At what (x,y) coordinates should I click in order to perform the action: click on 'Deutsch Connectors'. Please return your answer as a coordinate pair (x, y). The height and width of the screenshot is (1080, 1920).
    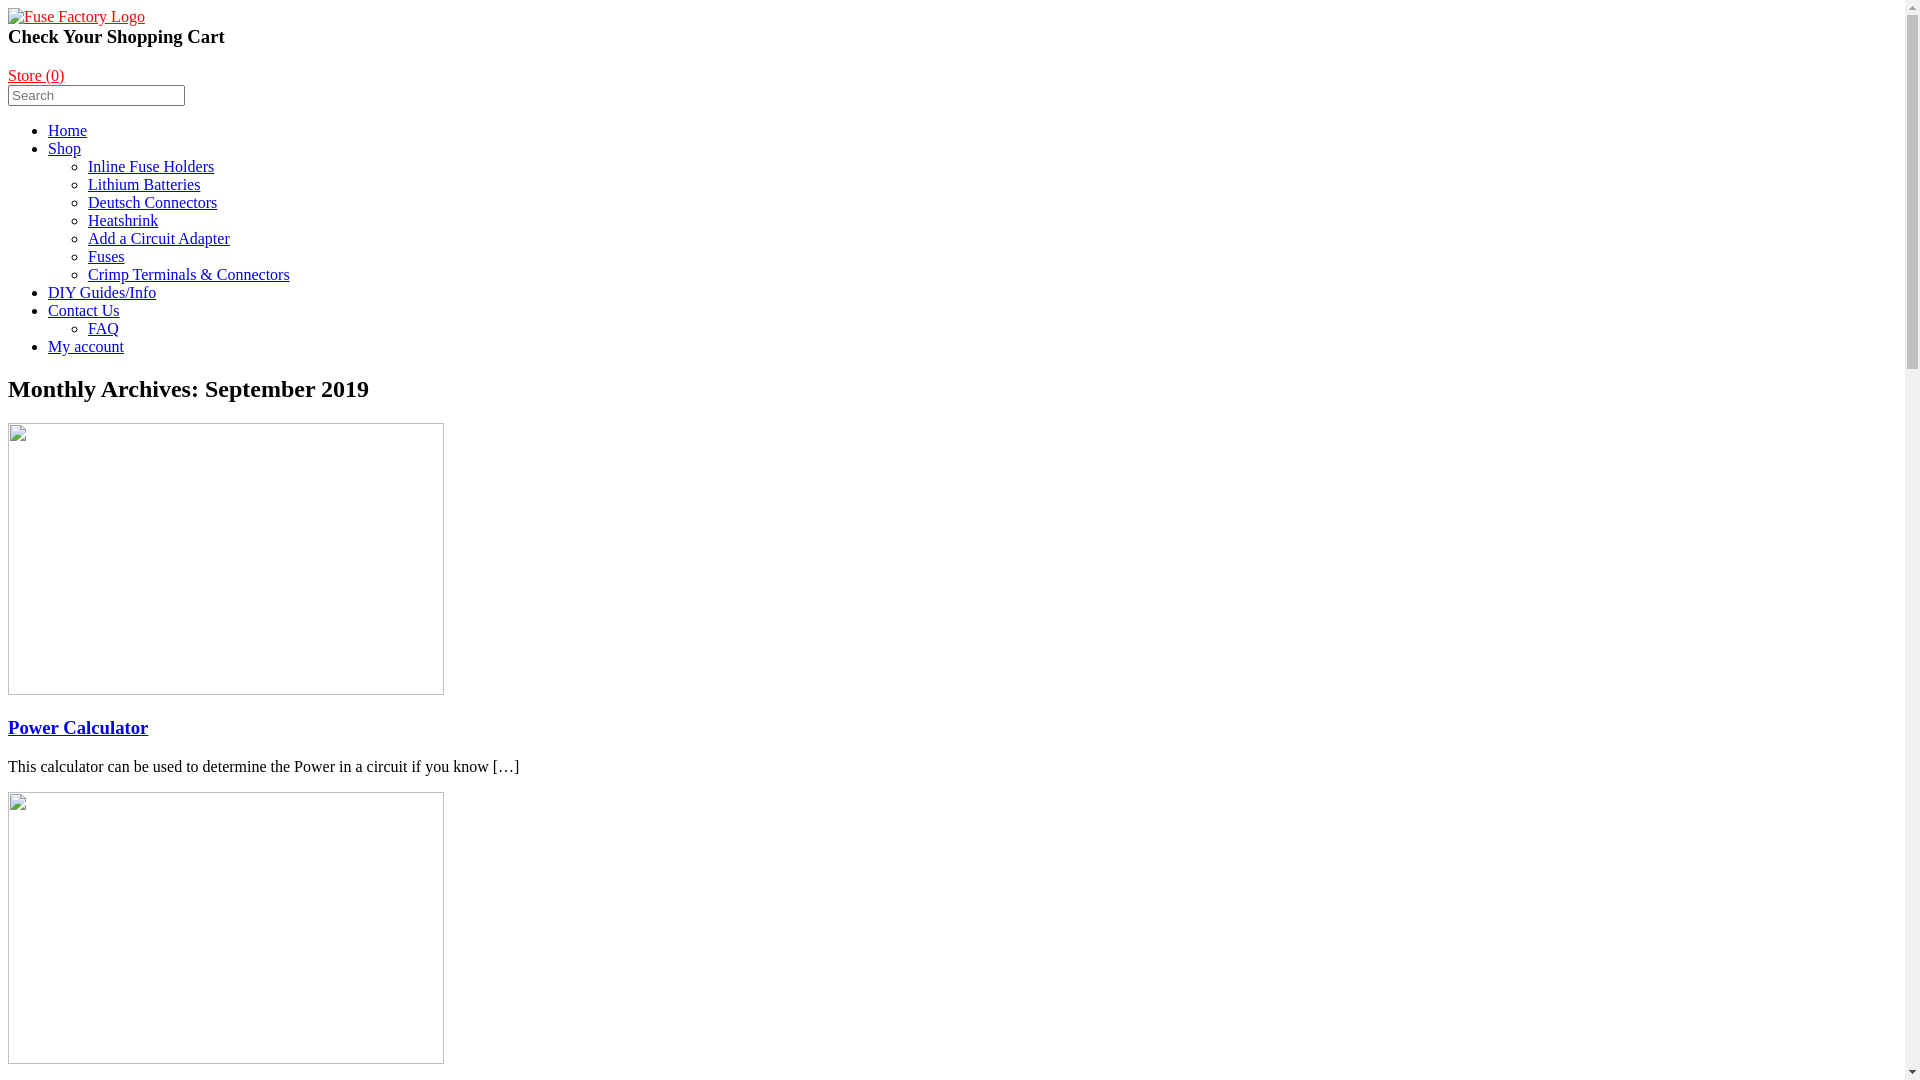
    Looking at the image, I should click on (86, 202).